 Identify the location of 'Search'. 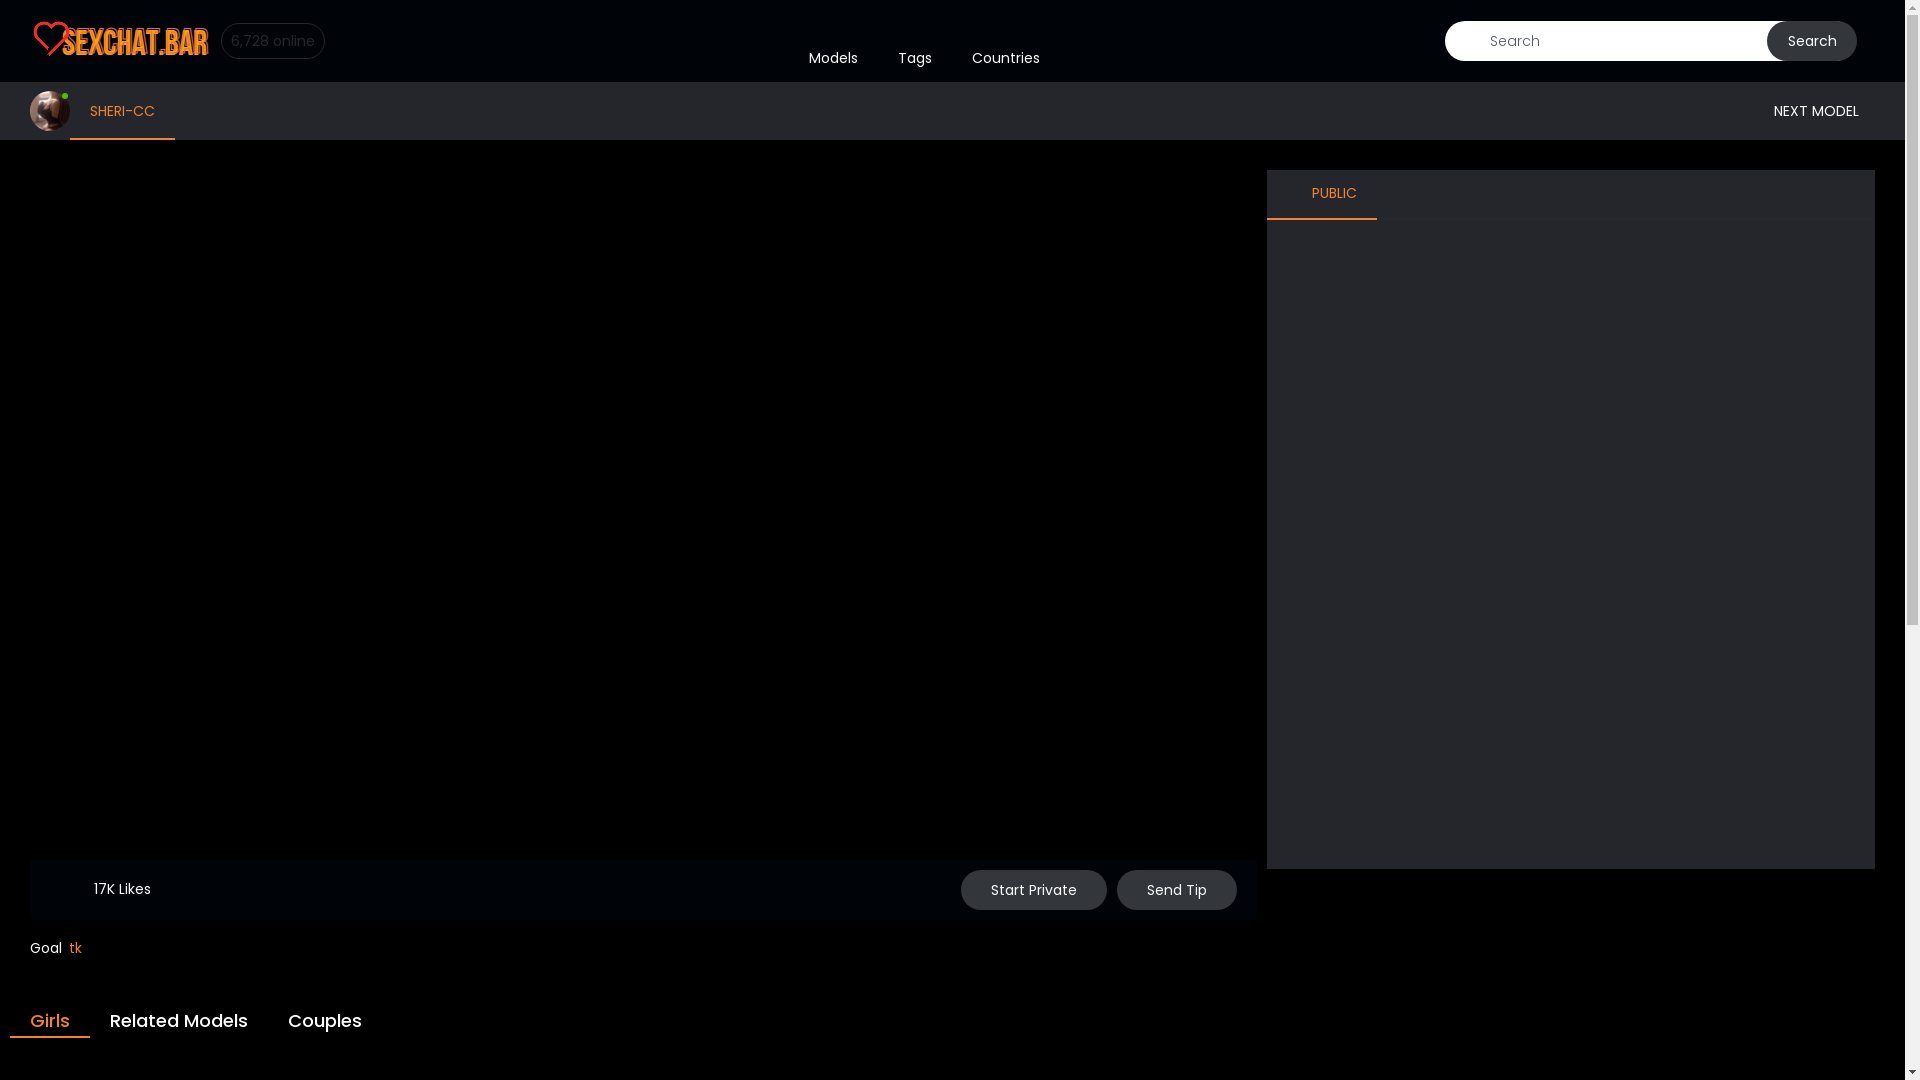
(1811, 41).